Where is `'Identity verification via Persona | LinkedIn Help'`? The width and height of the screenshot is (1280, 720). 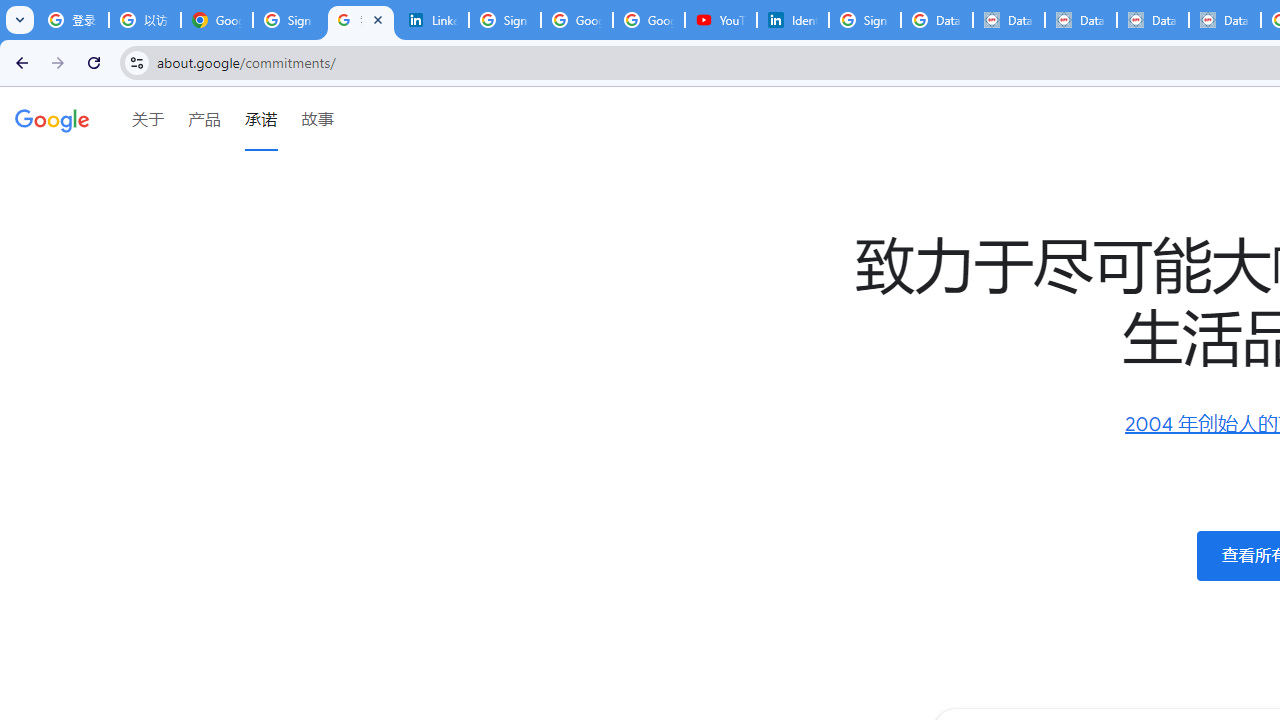
'Identity verification via Persona | LinkedIn Help' is located at coordinates (791, 20).